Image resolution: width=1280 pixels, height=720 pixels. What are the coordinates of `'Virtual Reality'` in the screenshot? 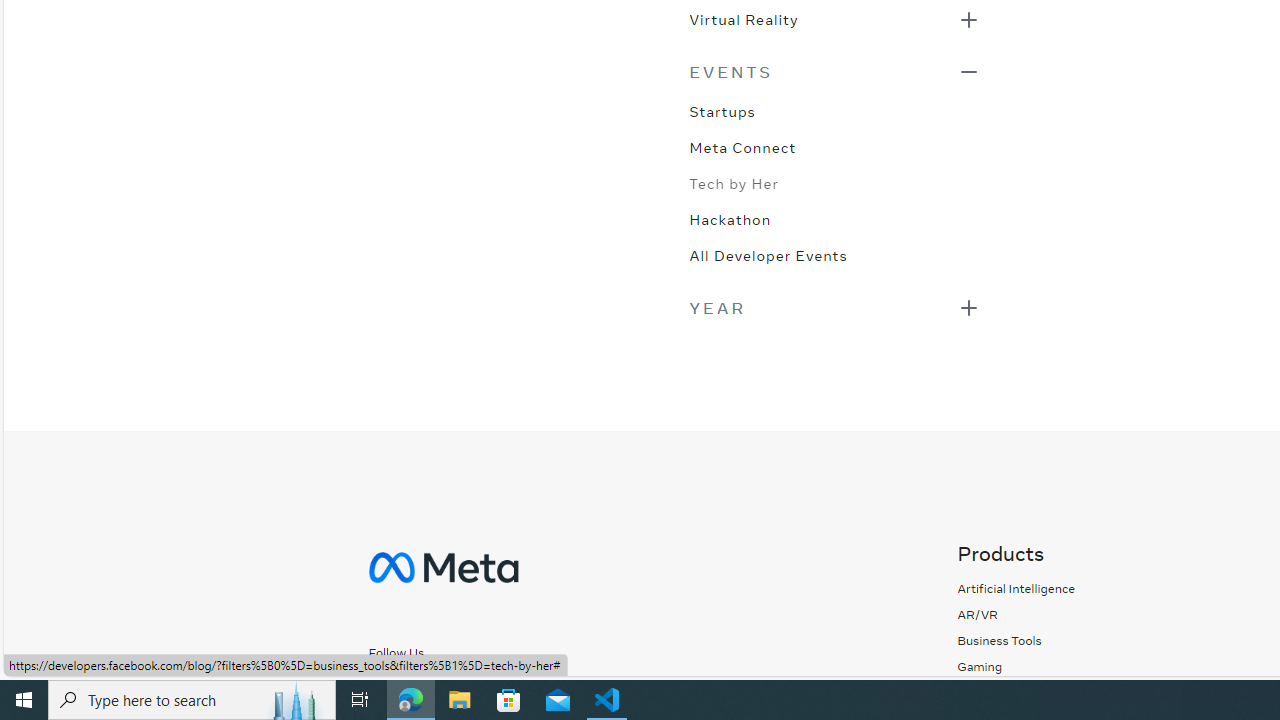 It's located at (742, 18).